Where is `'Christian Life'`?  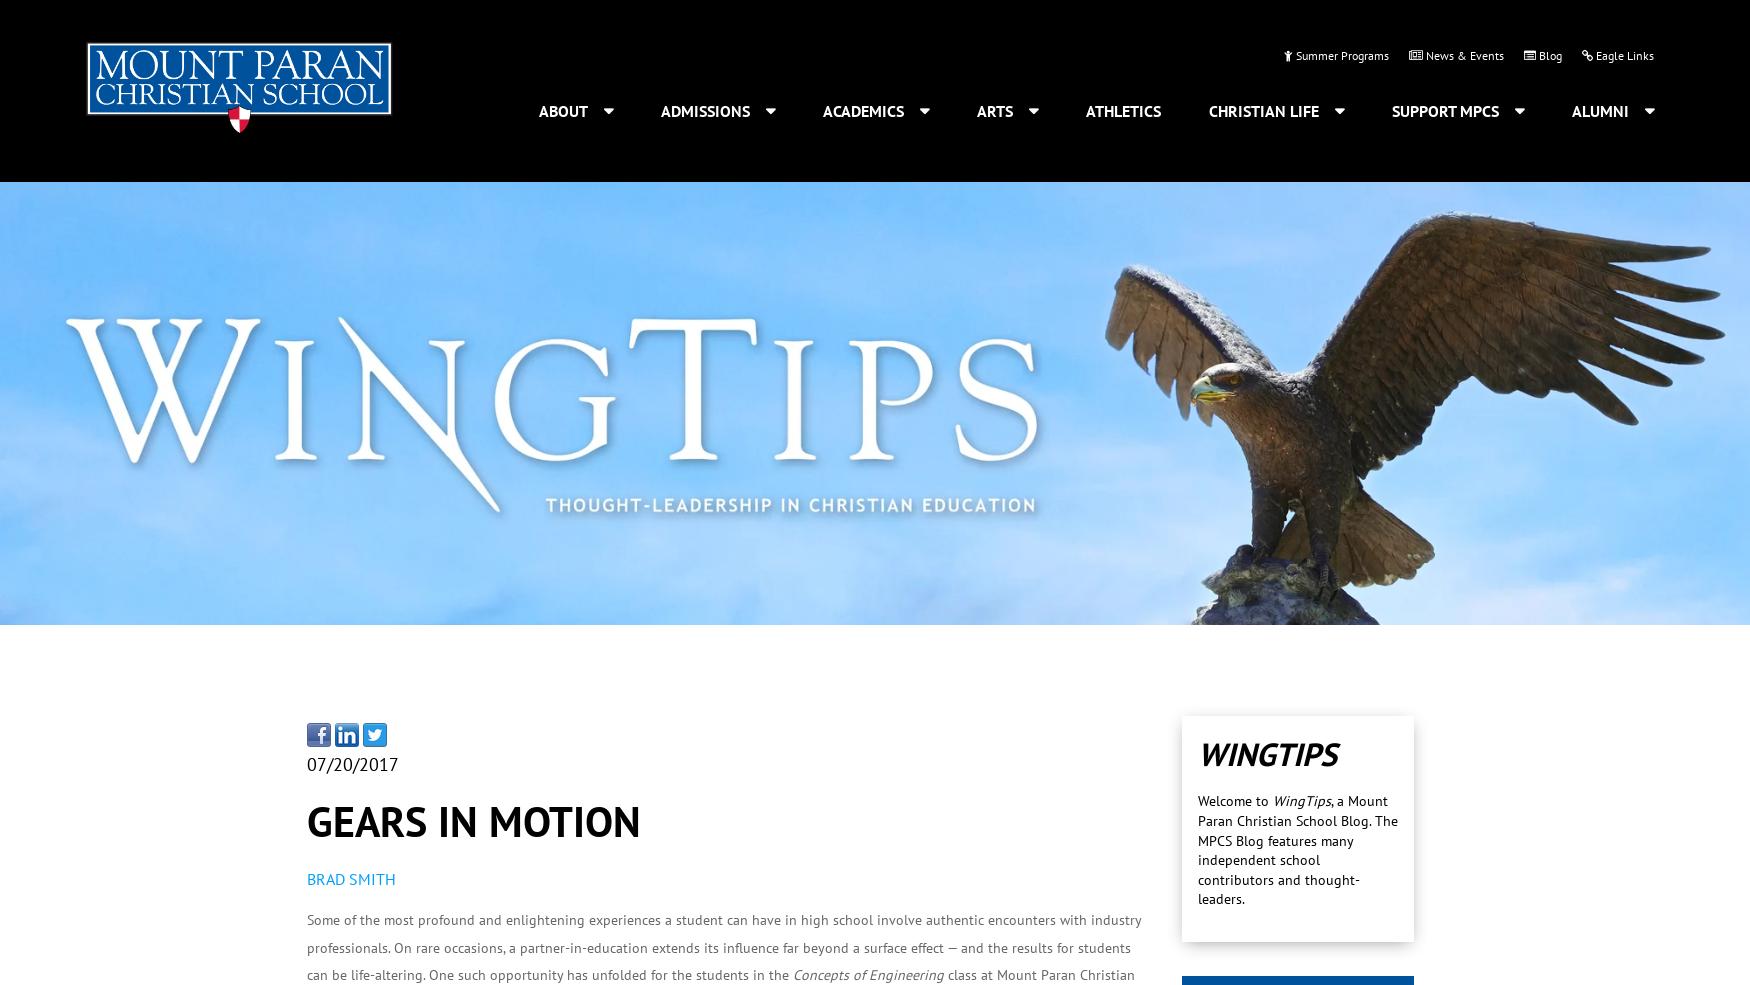
'Christian Life' is located at coordinates (1263, 111).